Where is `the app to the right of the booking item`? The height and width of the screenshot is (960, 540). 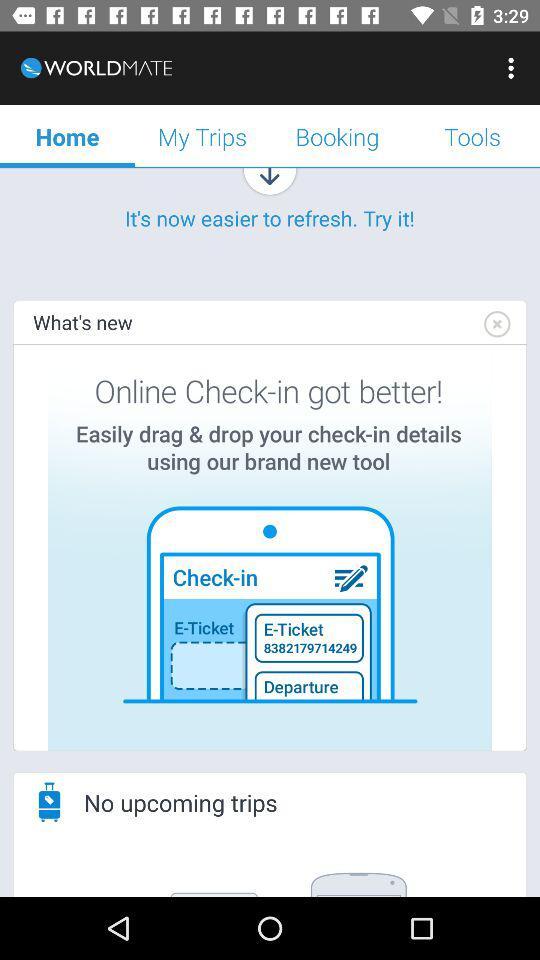
the app to the right of the booking item is located at coordinates (513, 68).